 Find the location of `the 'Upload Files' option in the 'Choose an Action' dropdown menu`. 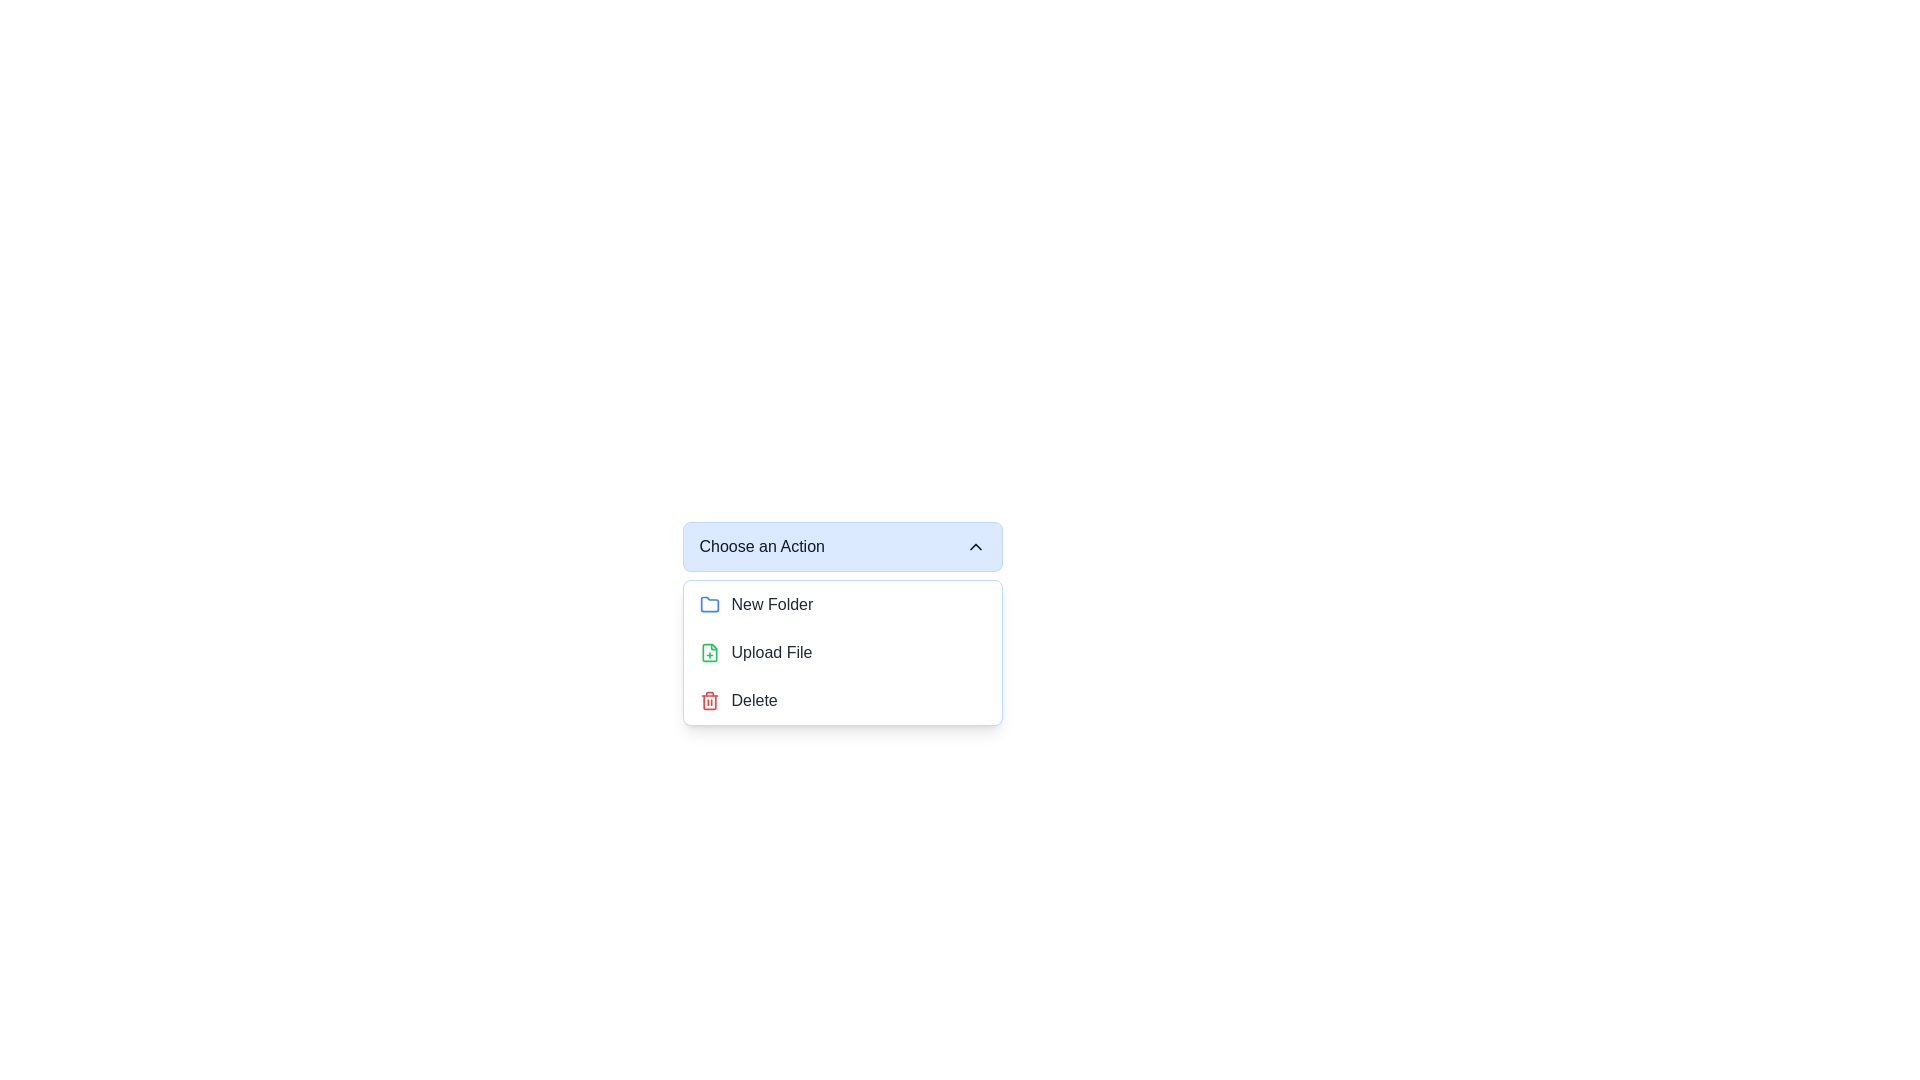

the 'Upload Files' option in the 'Choose an Action' dropdown menu is located at coordinates (771, 652).